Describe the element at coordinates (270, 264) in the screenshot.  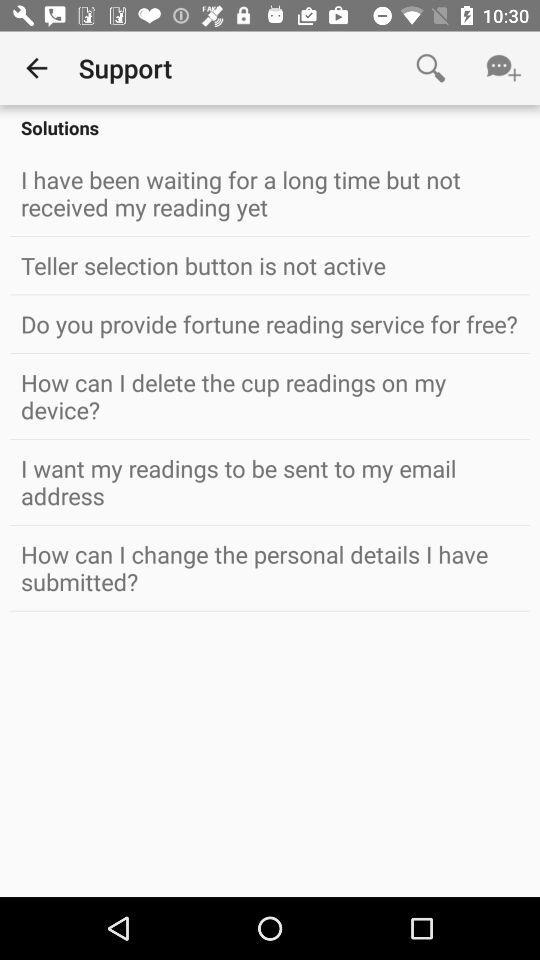
I see `the icon above the do you provide icon` at that location.